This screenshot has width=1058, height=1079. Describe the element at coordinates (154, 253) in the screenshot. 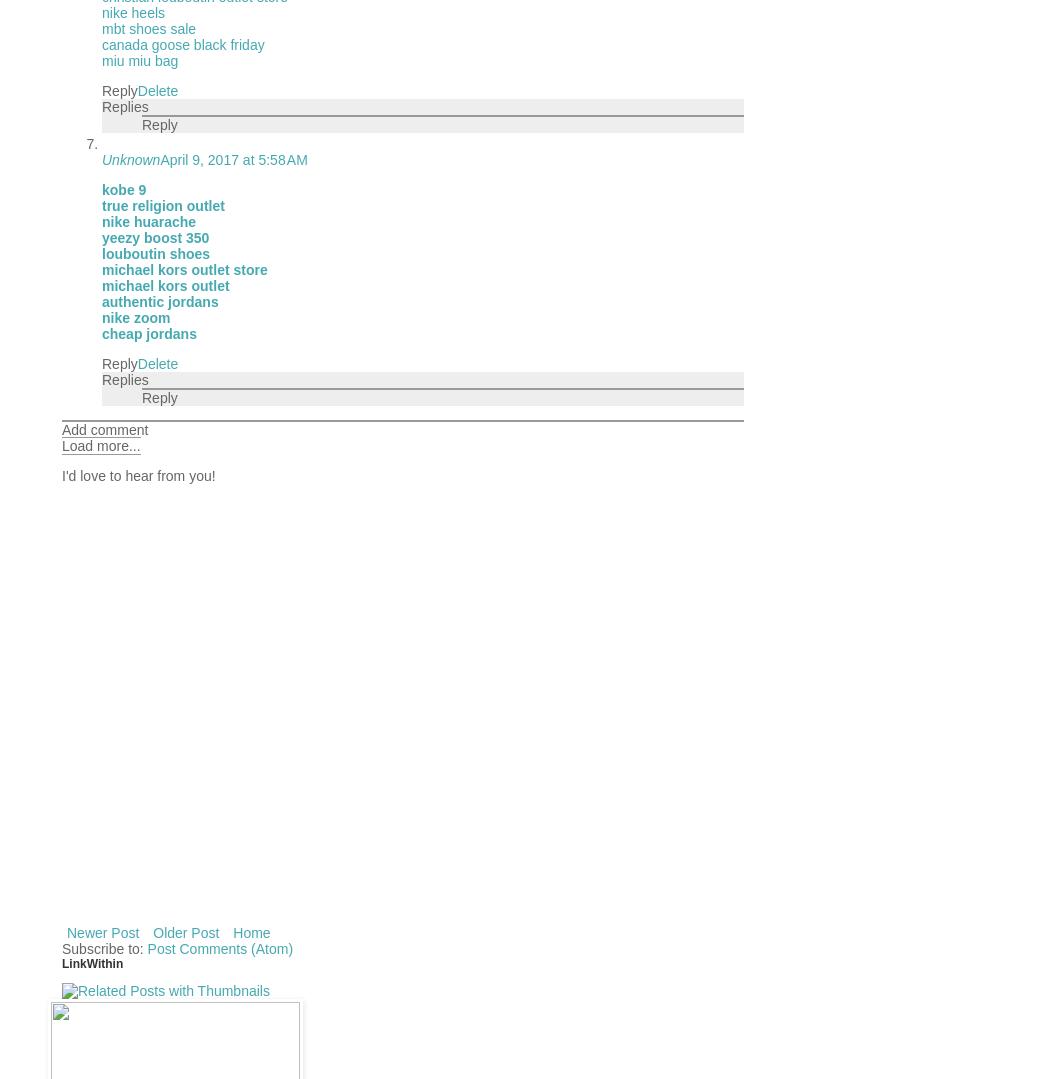

I see `'louboutin shoes'` at that location.